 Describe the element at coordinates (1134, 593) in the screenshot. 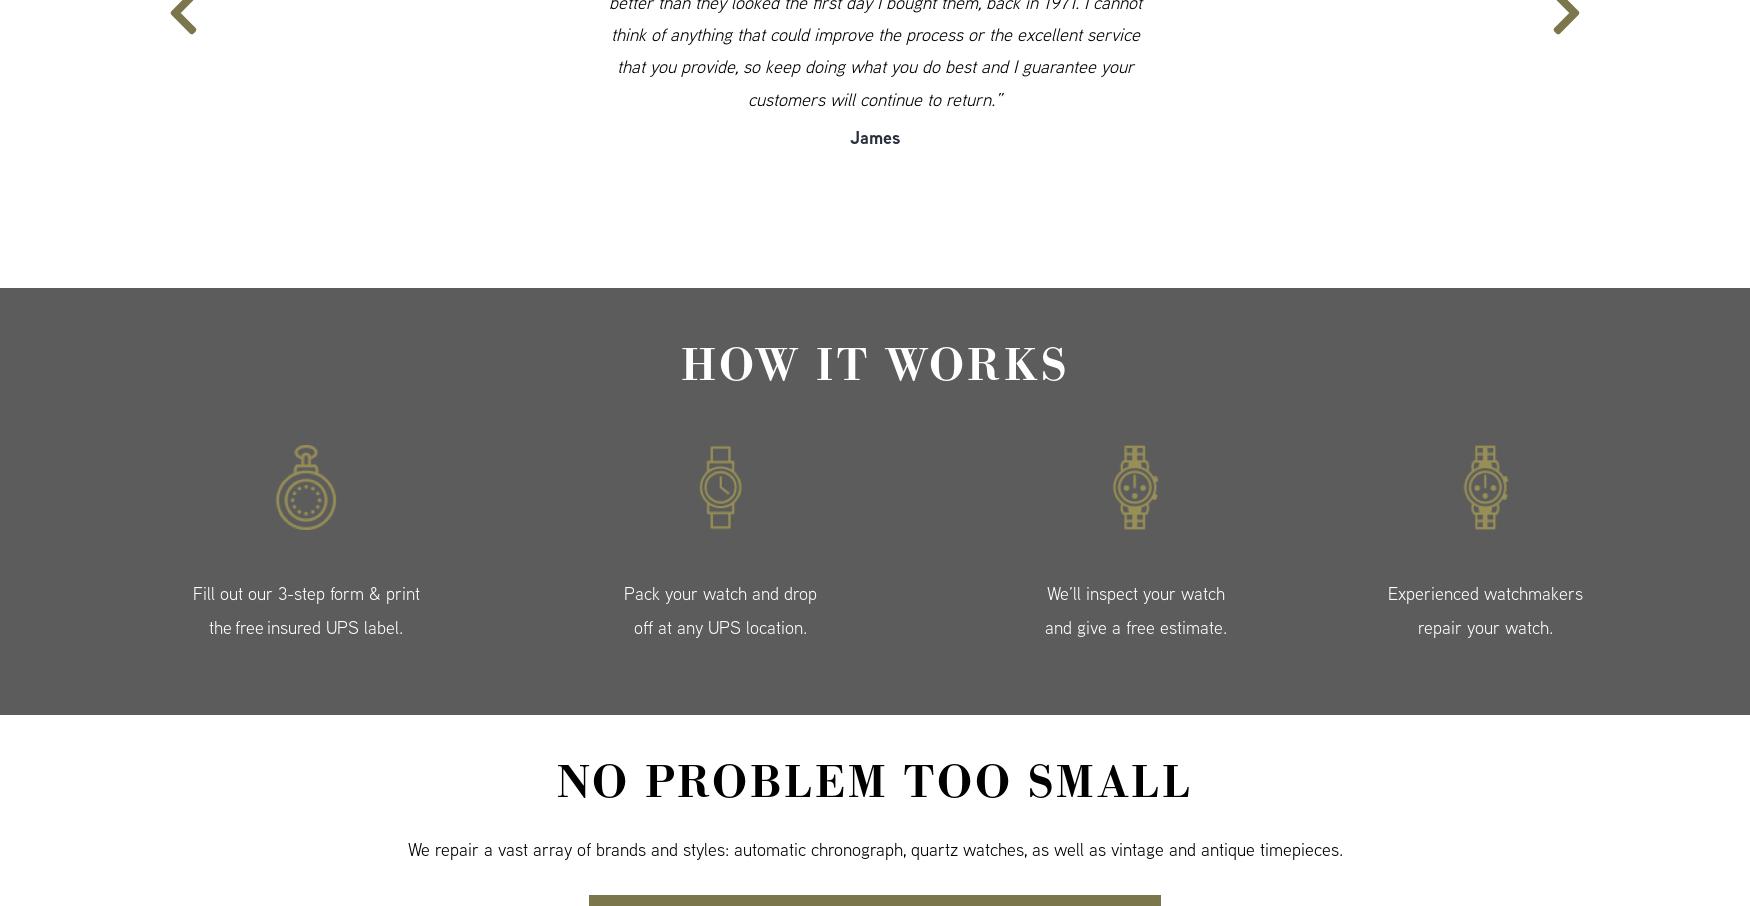

I see `'We’ll inspect your watch'` at that location.